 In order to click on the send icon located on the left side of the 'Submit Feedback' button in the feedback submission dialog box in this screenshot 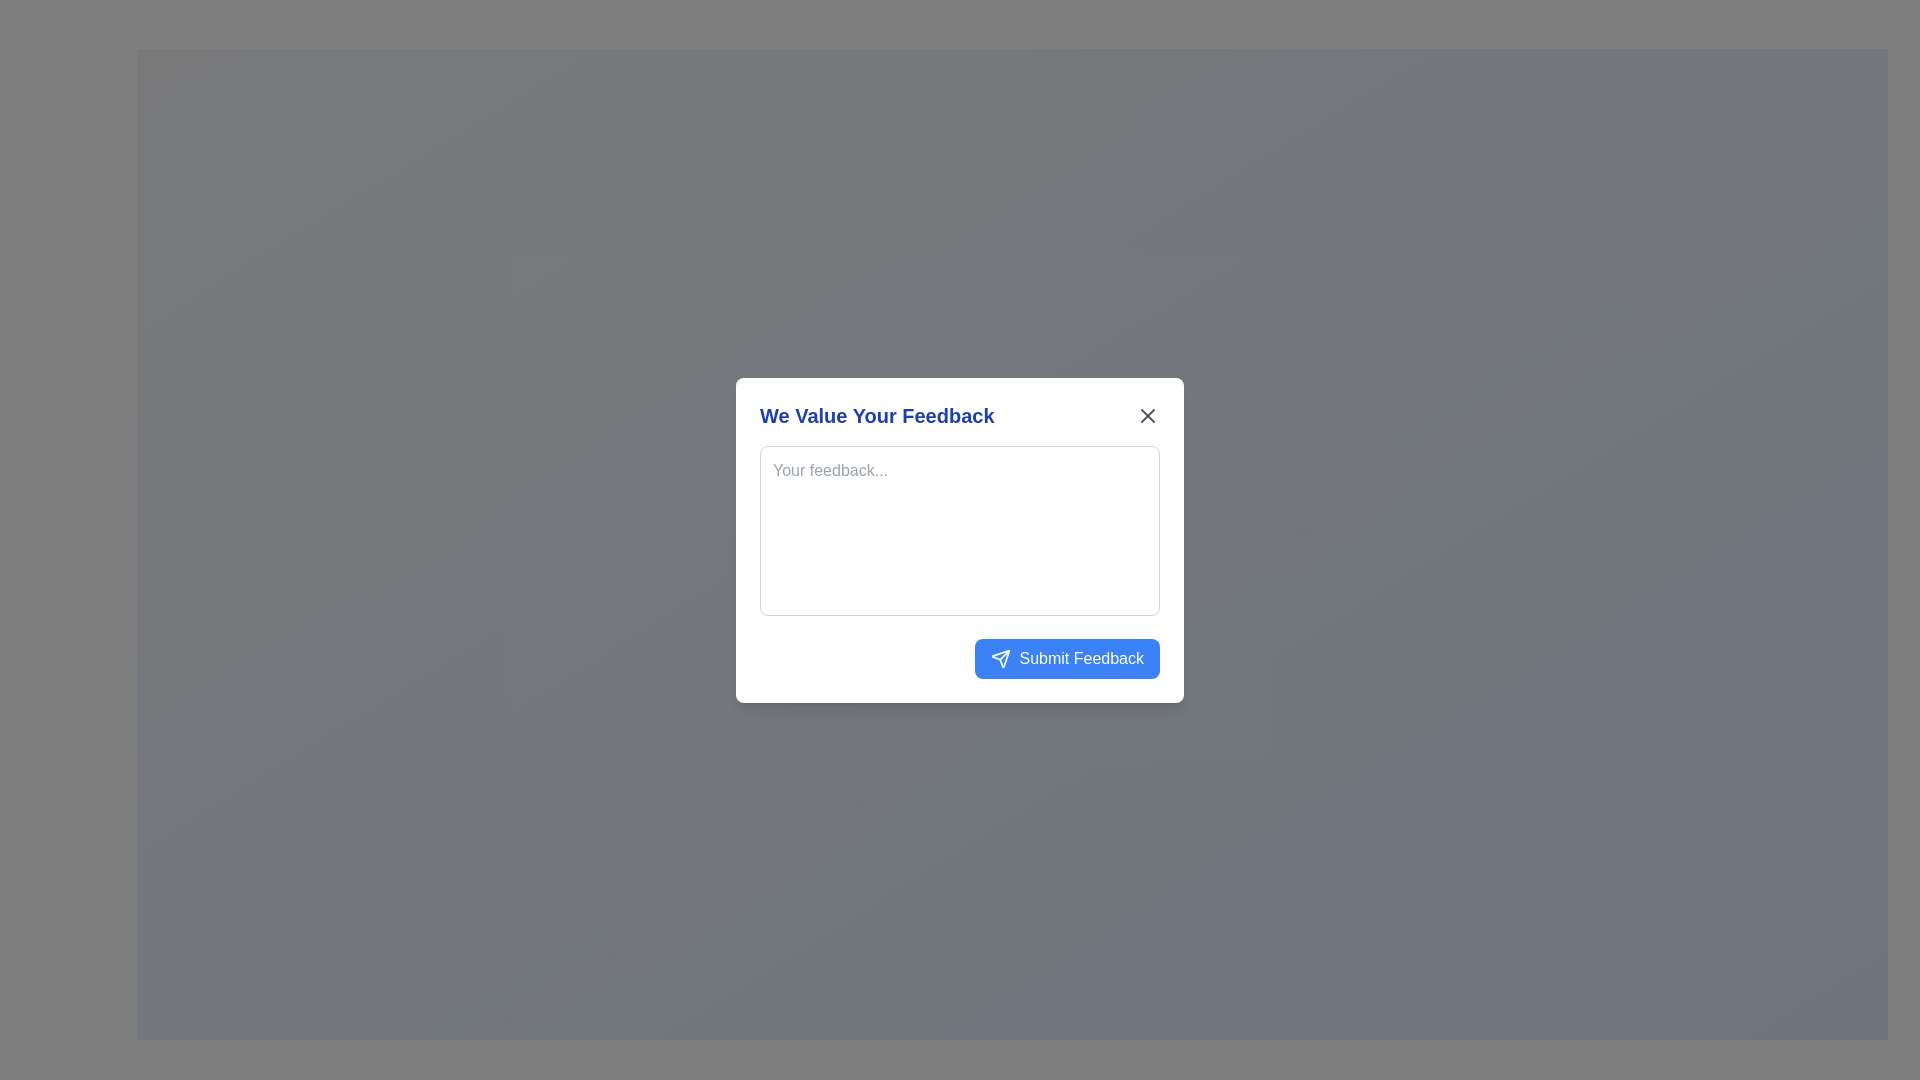, I will do `click(1001, 658)`.